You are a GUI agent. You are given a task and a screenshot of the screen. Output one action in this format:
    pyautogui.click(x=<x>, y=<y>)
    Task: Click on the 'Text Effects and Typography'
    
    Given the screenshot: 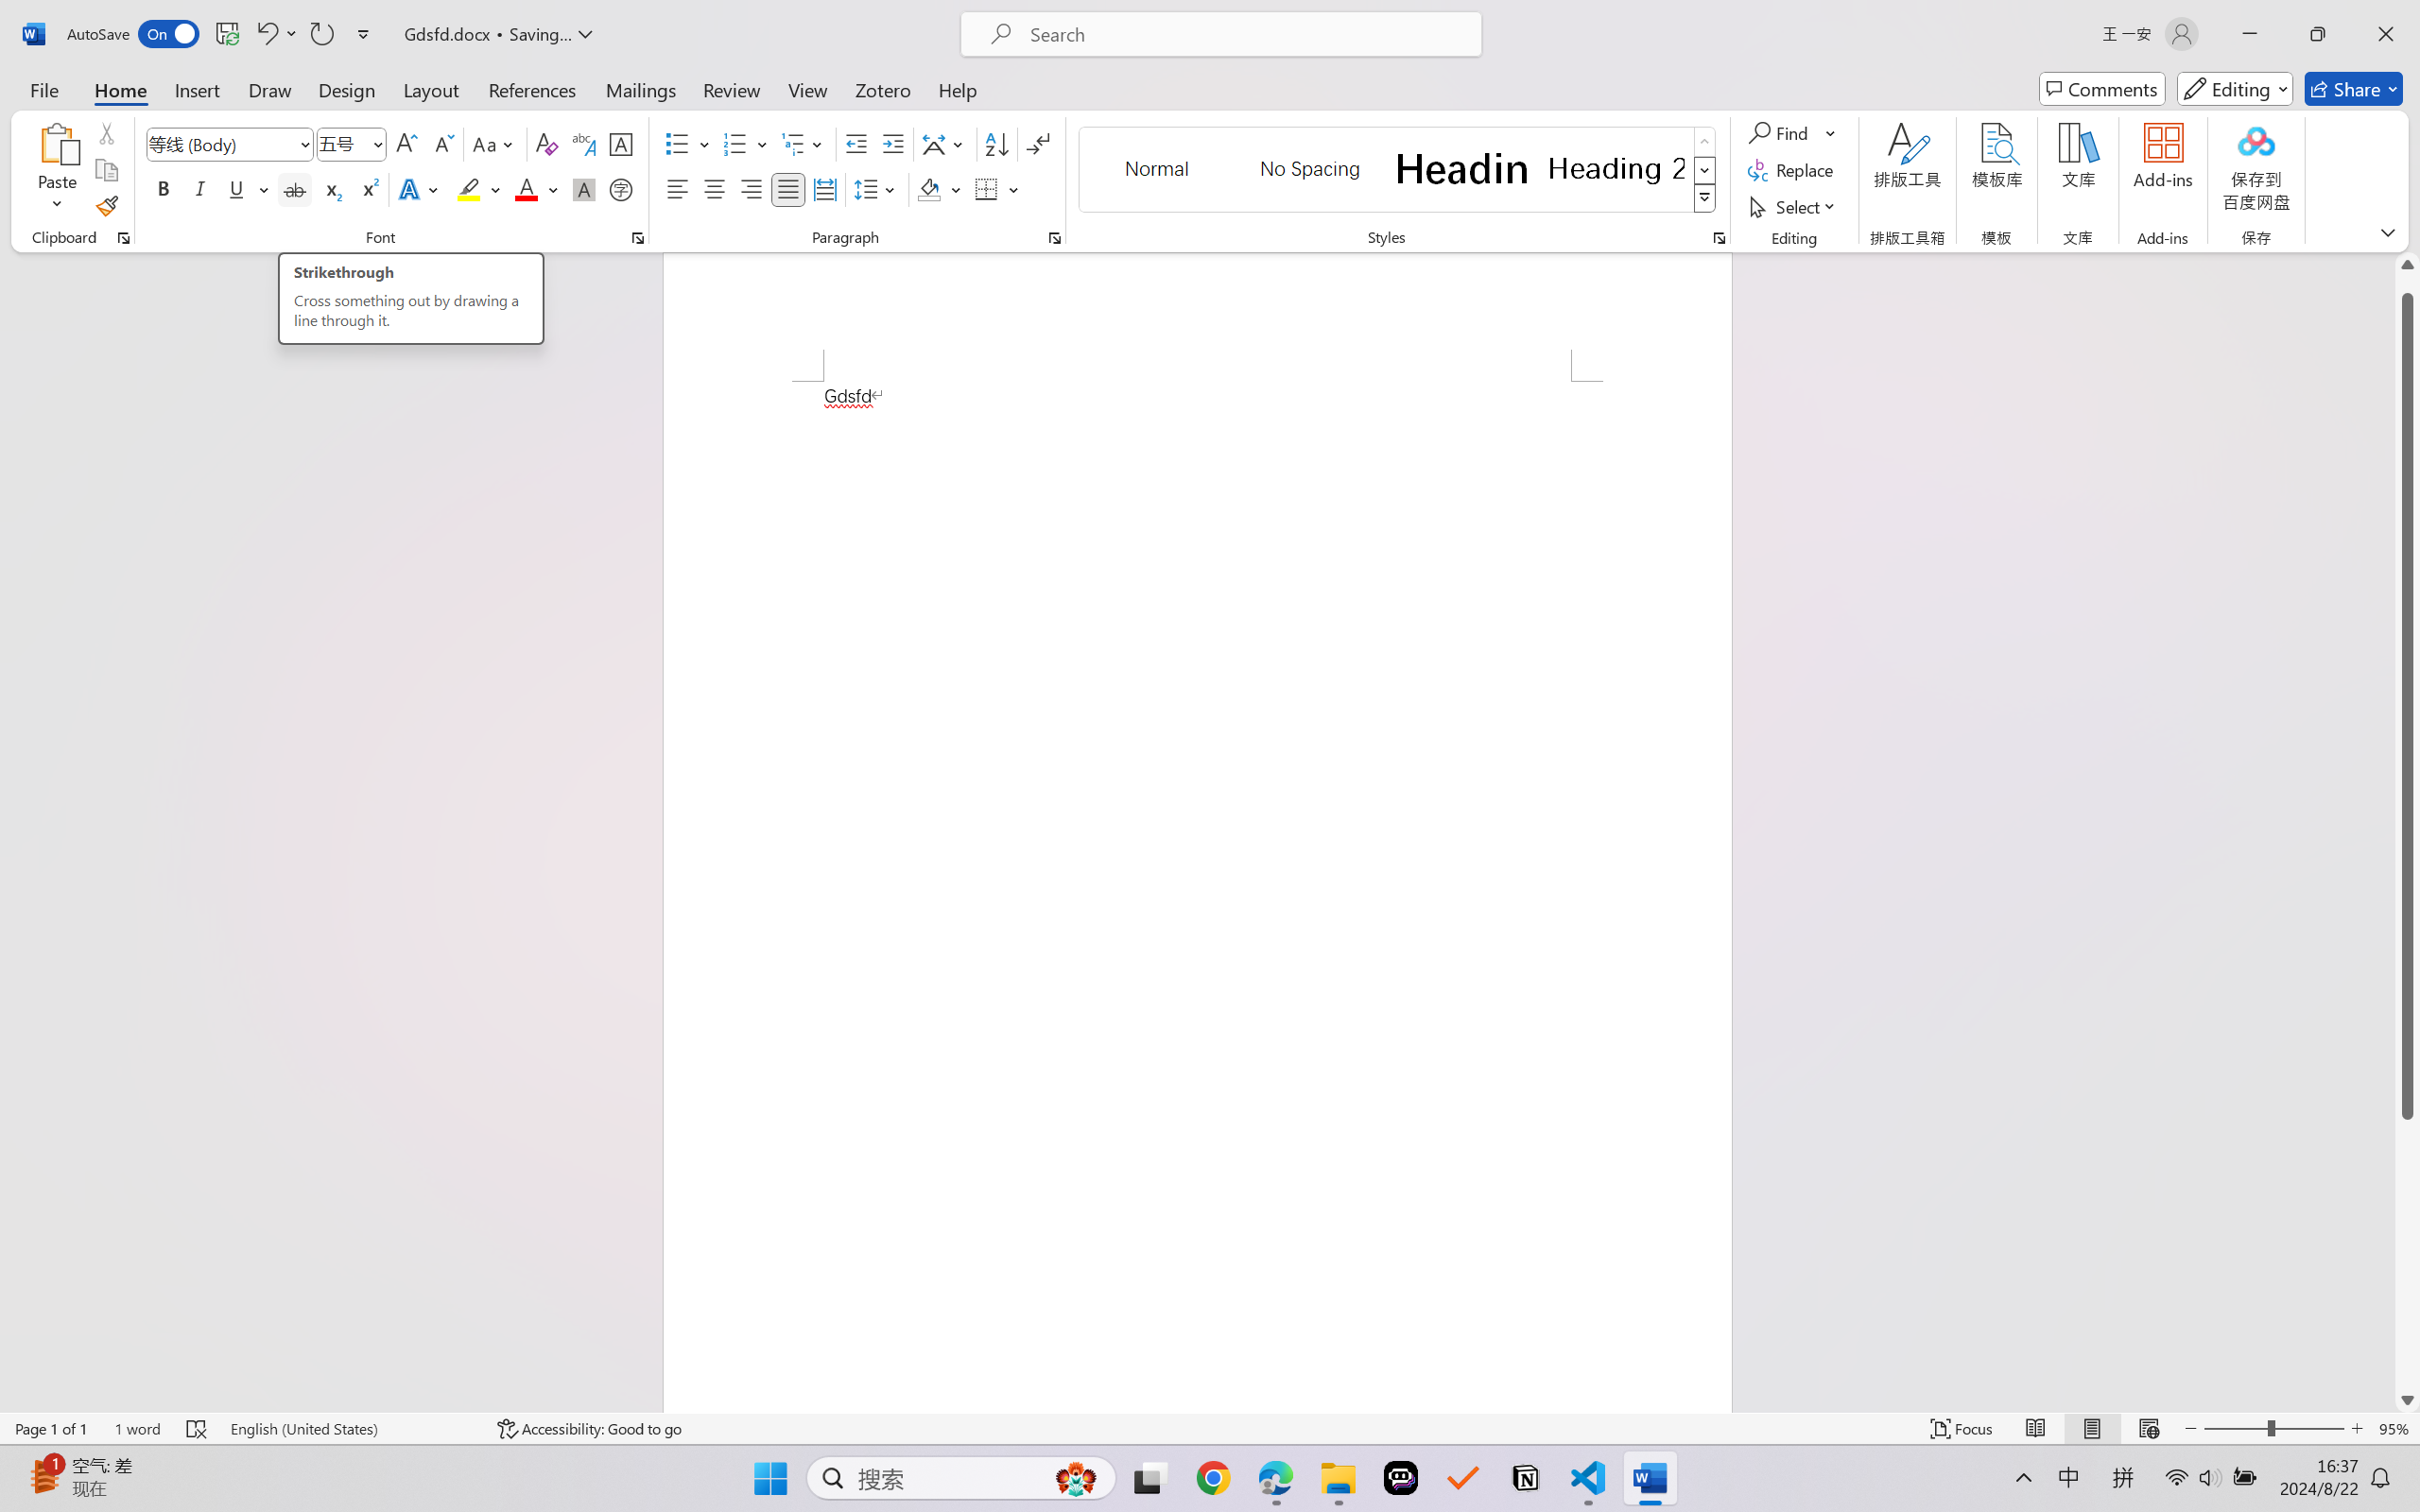 What is the action you would take?
    pyautogui.click(x=420, y=188)
    